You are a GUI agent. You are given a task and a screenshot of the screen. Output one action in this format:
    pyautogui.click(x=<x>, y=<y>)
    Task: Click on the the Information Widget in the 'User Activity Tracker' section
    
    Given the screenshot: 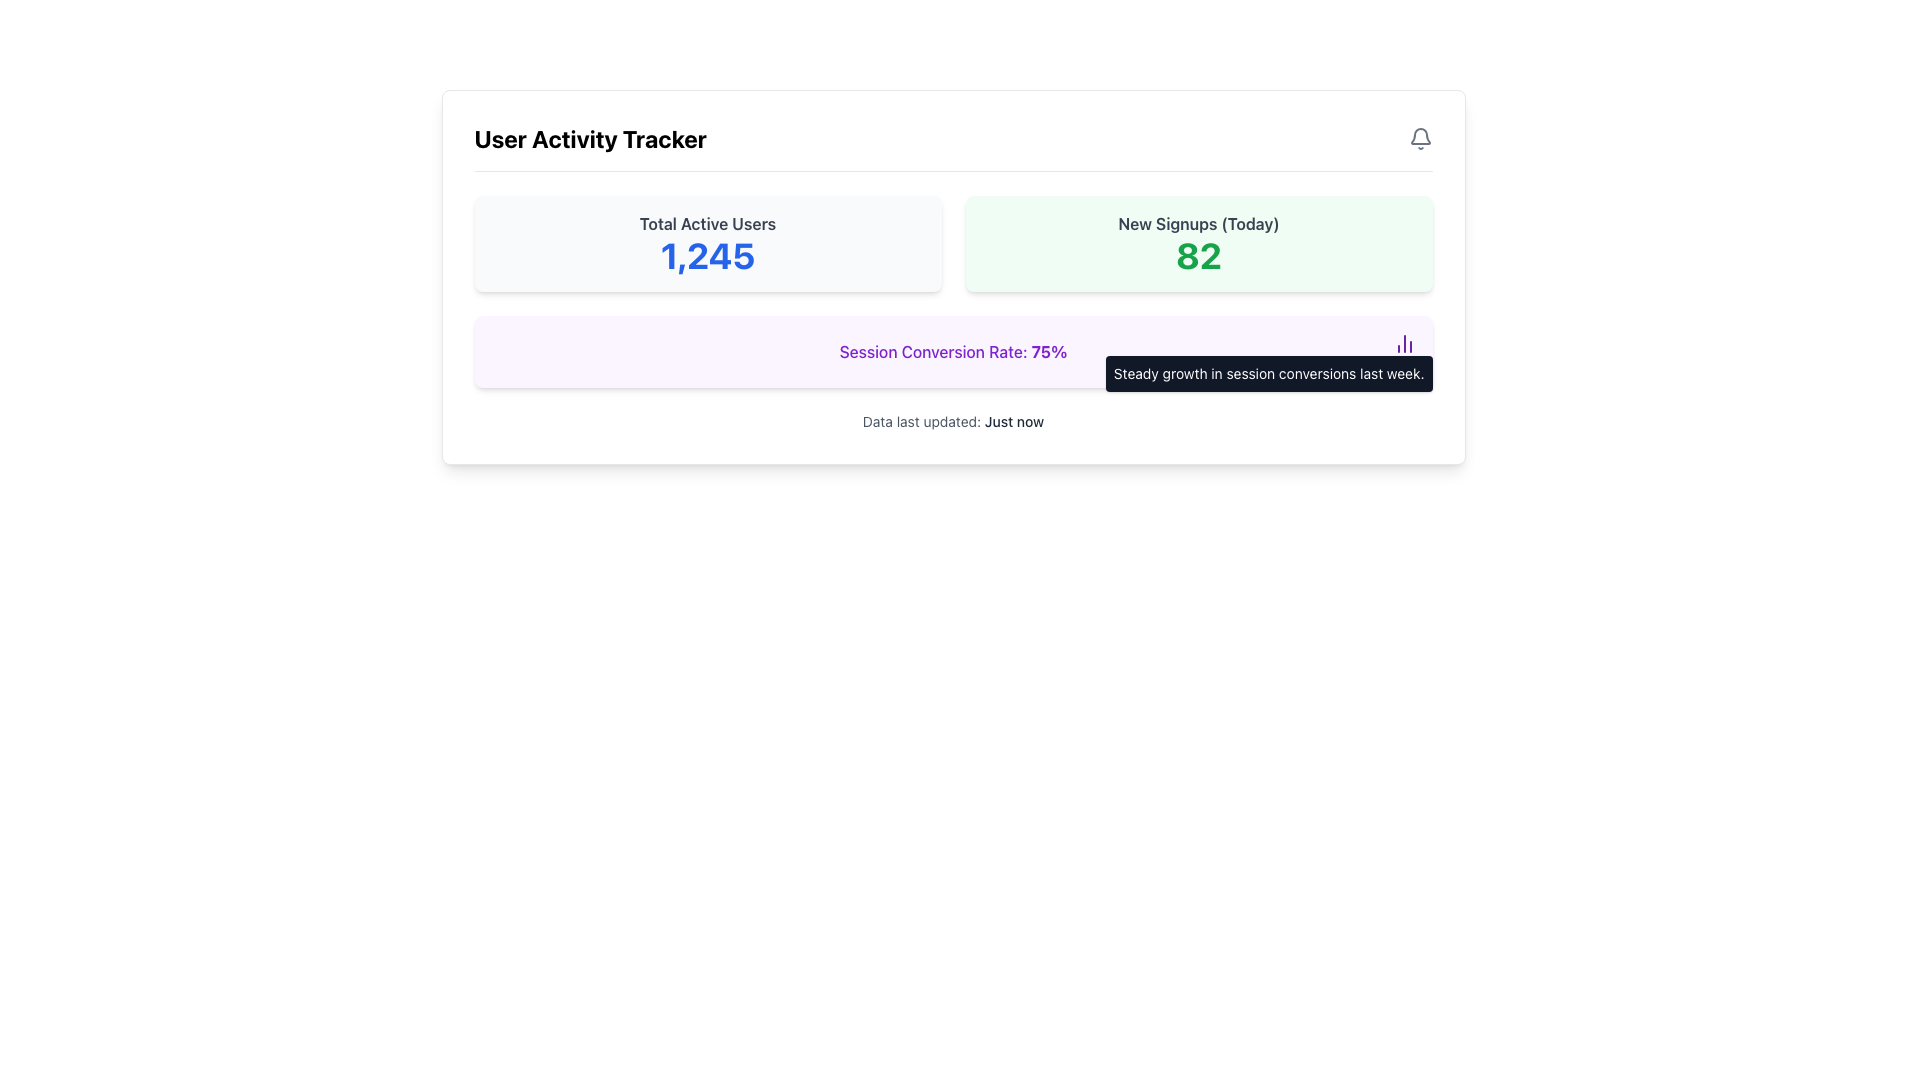 What is the action you would take?
    pyautogui.click(x=952, y=292)
    